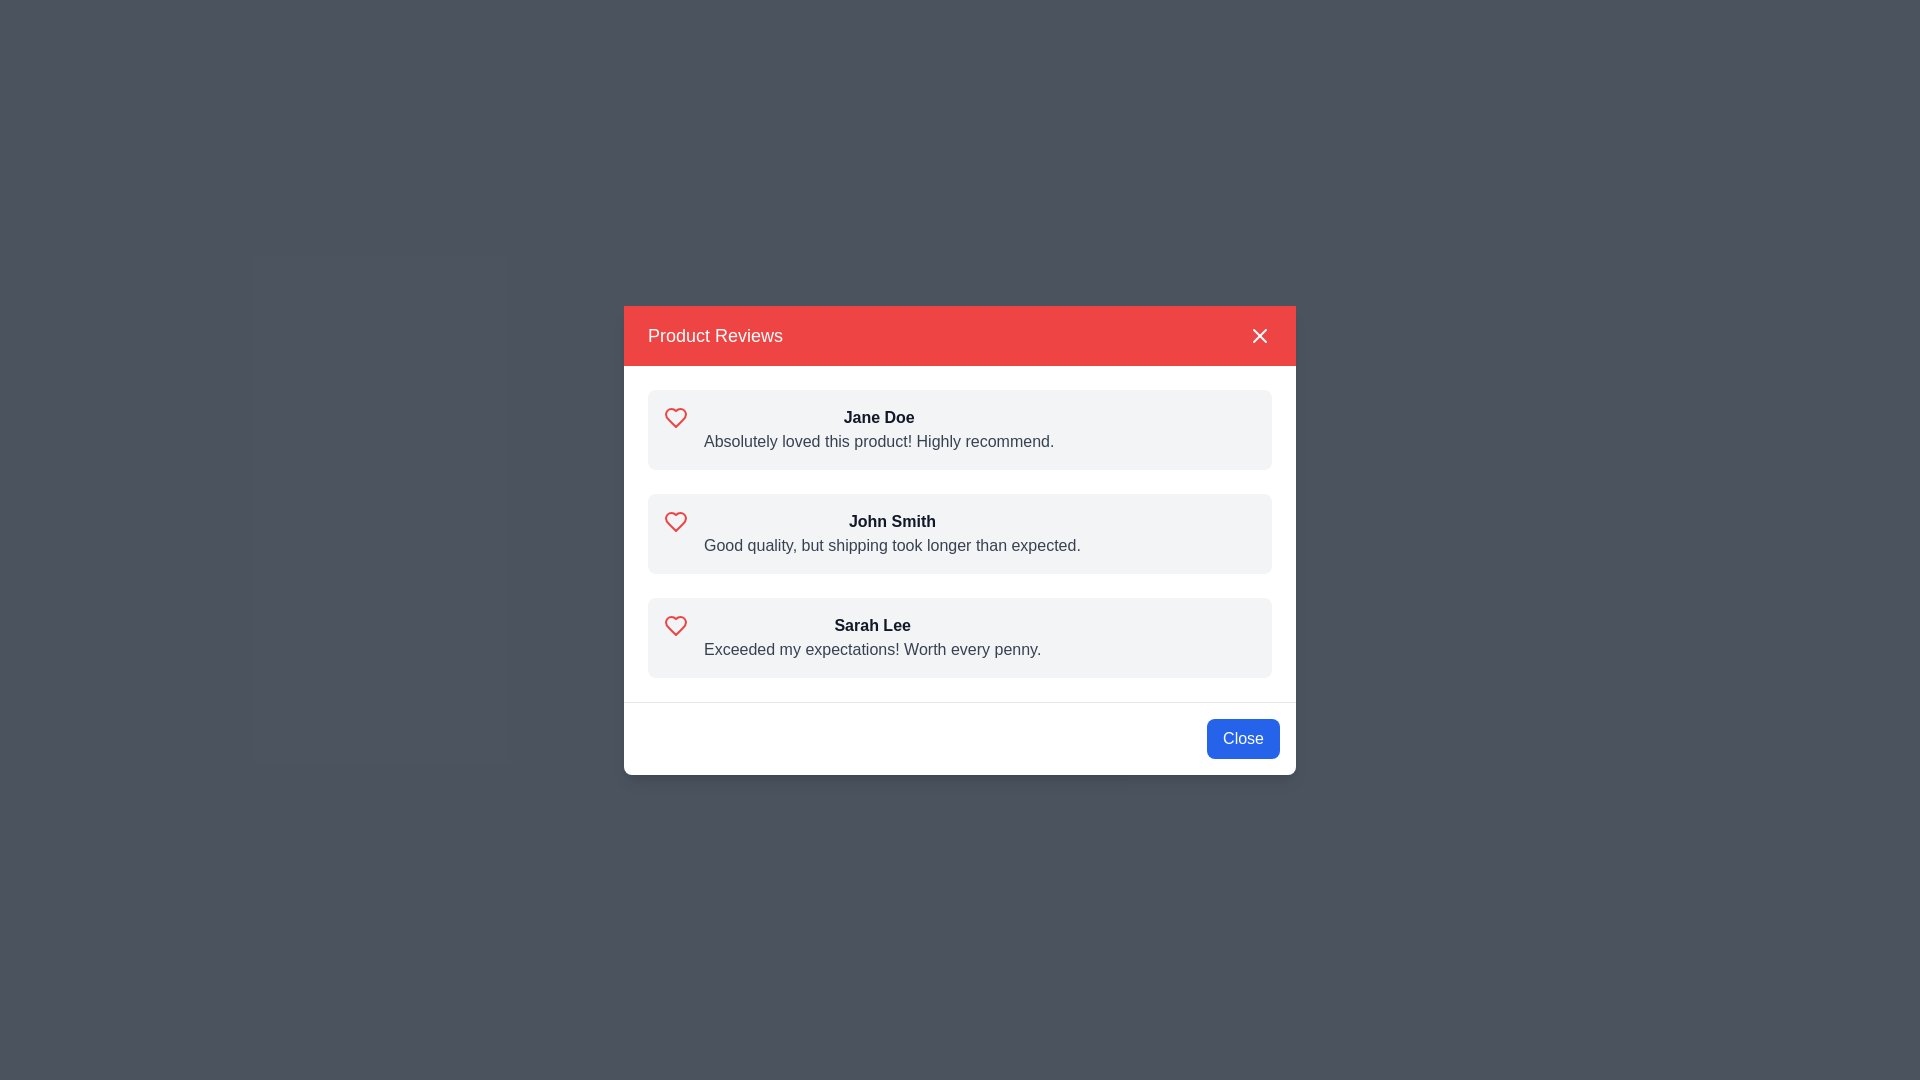 The width and height of the screenshot is (1920, 1080). I want to click on the 'X' icon in the header to close the dialog, so click(1258, 334).